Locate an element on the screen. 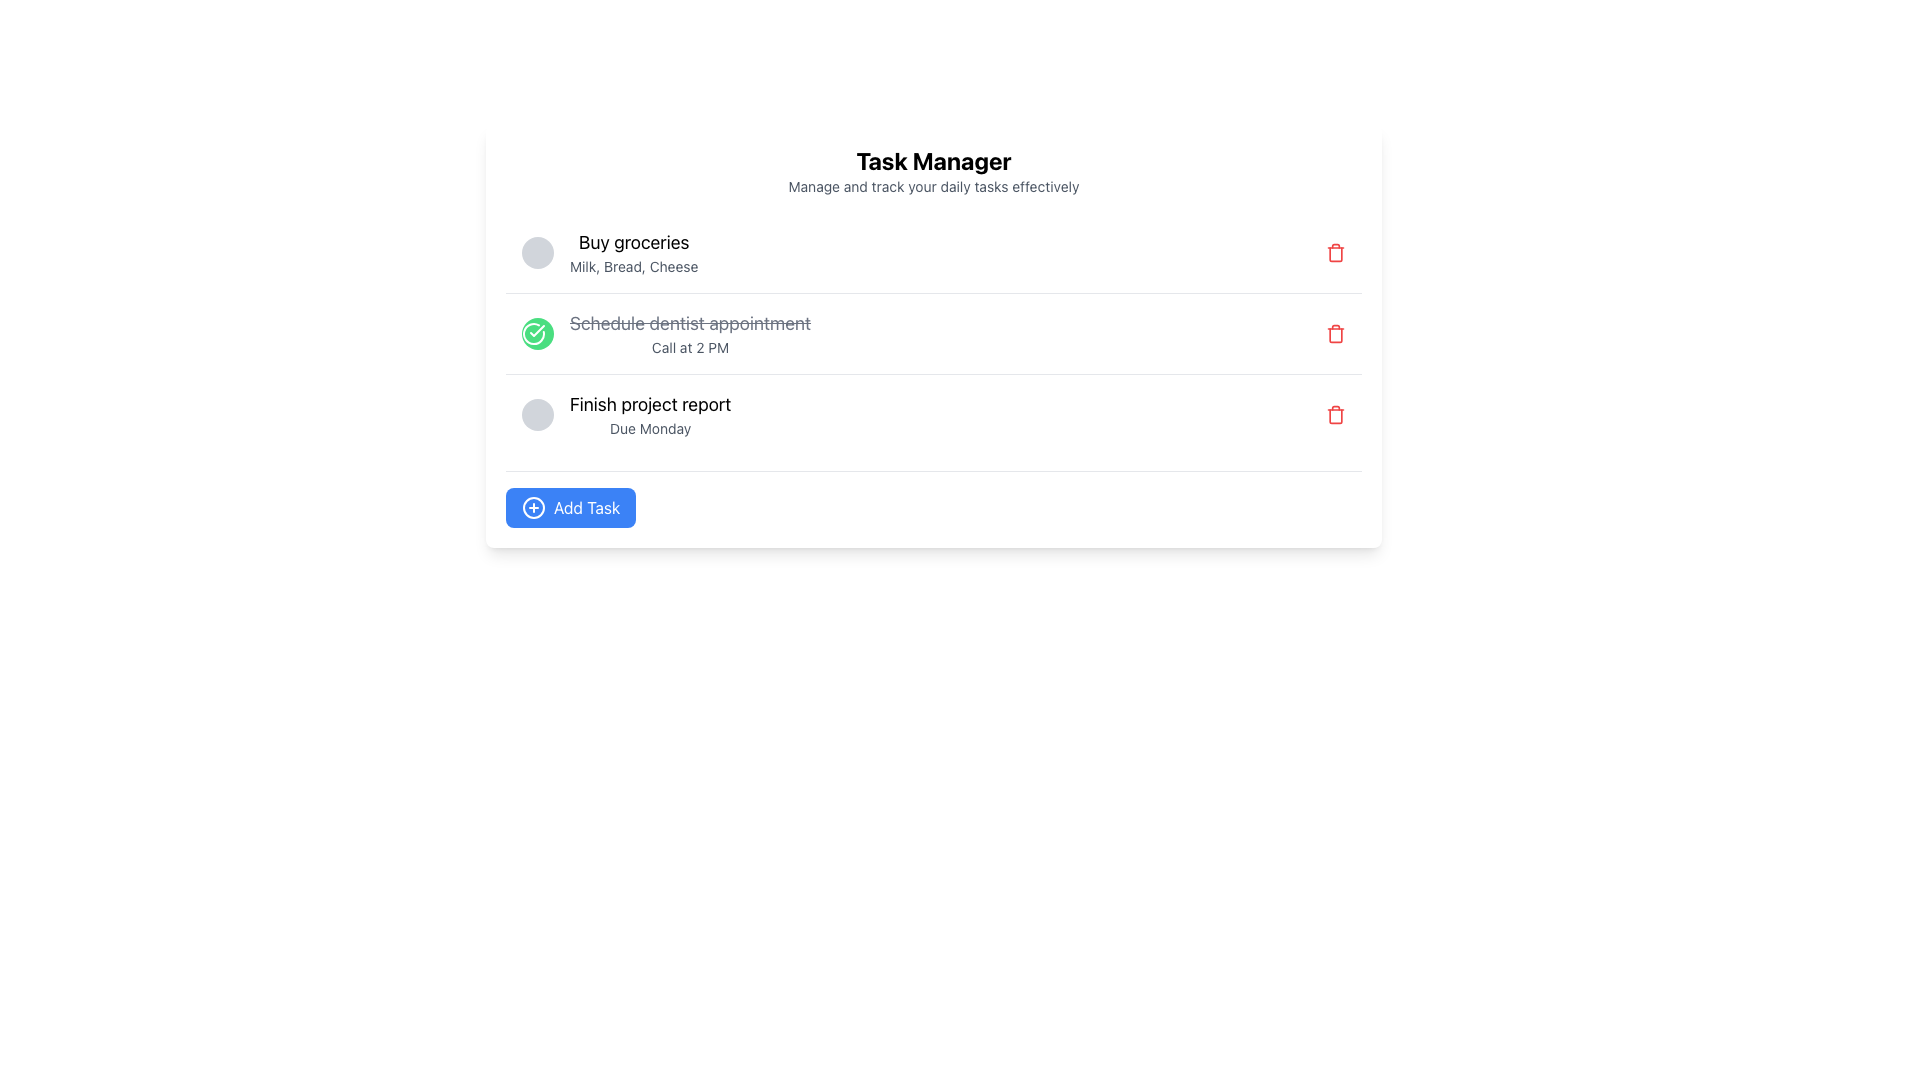  the subtext element that provides additional information related to the task 'Schedule dentist appointment', which is struck through and located in a vertical list within a task management interface is located at coordinates (690, 346).